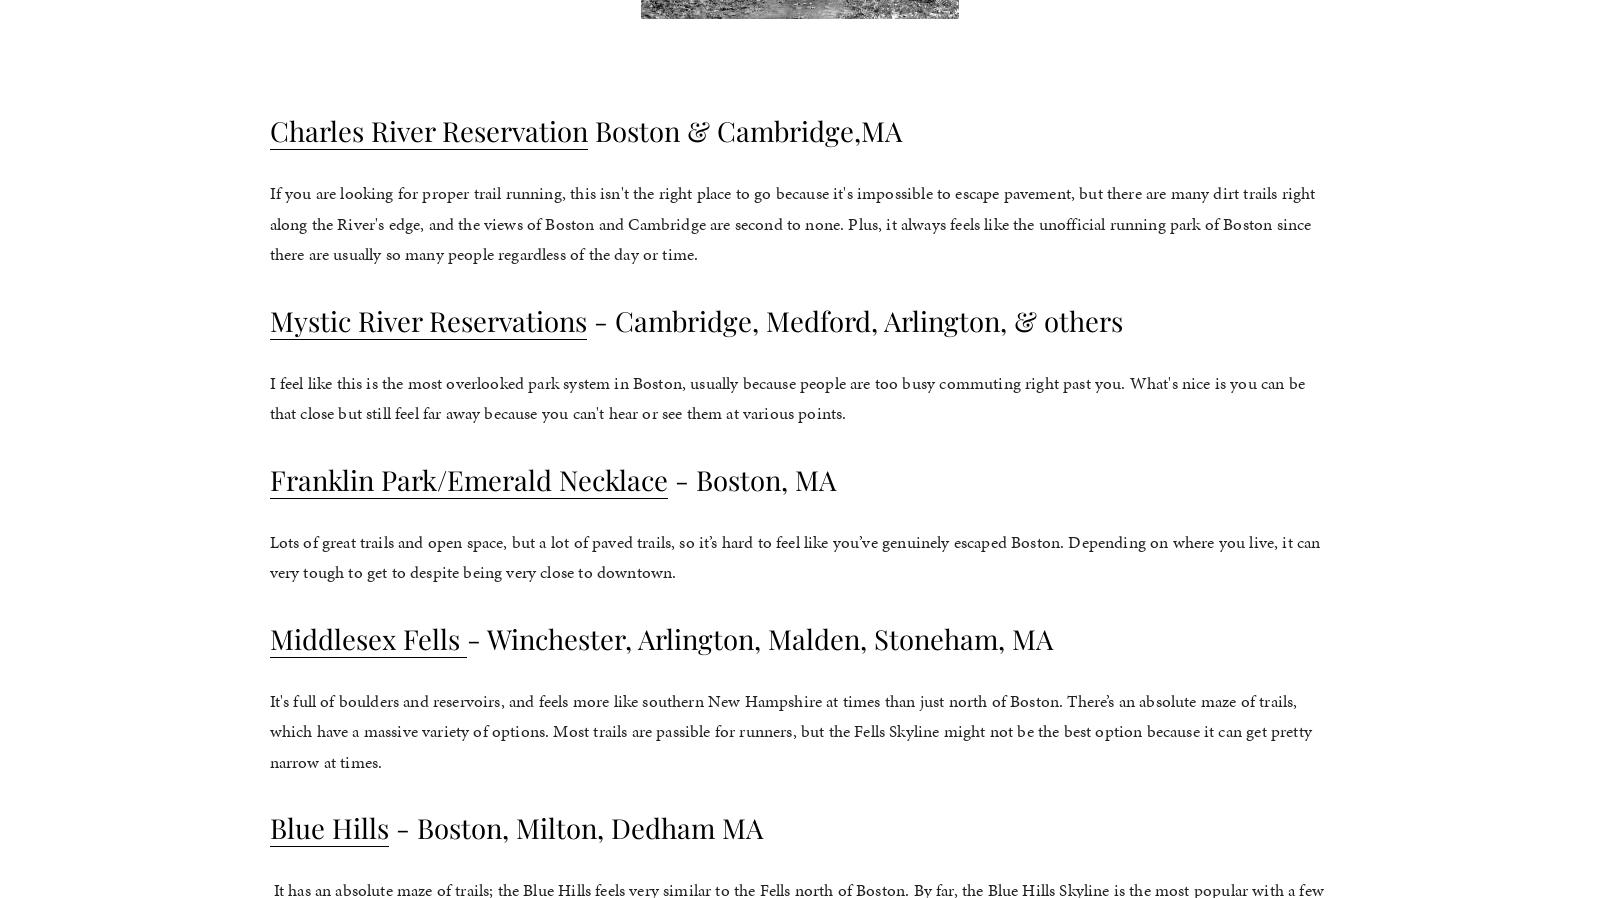 The image size is (1600, 898). What do you see at coordinates (788, 397) in the screenshot?
I see `'I feel like this is the most overlooked park system in Boston, usually because people are too busy commuting right past you. What's nice is you can be that close but still feel far away because you can't hear or see them at various points.'` at bounding box center [788, 397].